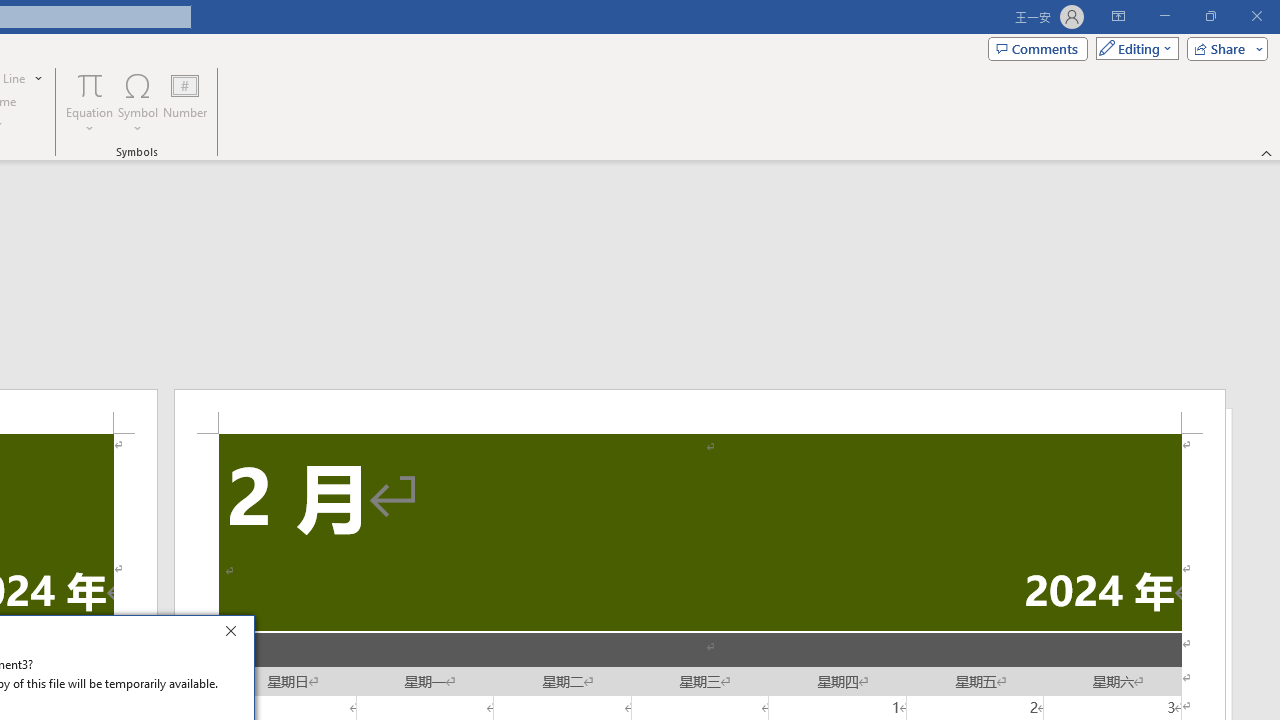 The height and width of the screenshot is (720, 1280). What do you see at coordinates (89, 121) in the screenshot?
I see `'More Options'` at bounding box center [89, 121].